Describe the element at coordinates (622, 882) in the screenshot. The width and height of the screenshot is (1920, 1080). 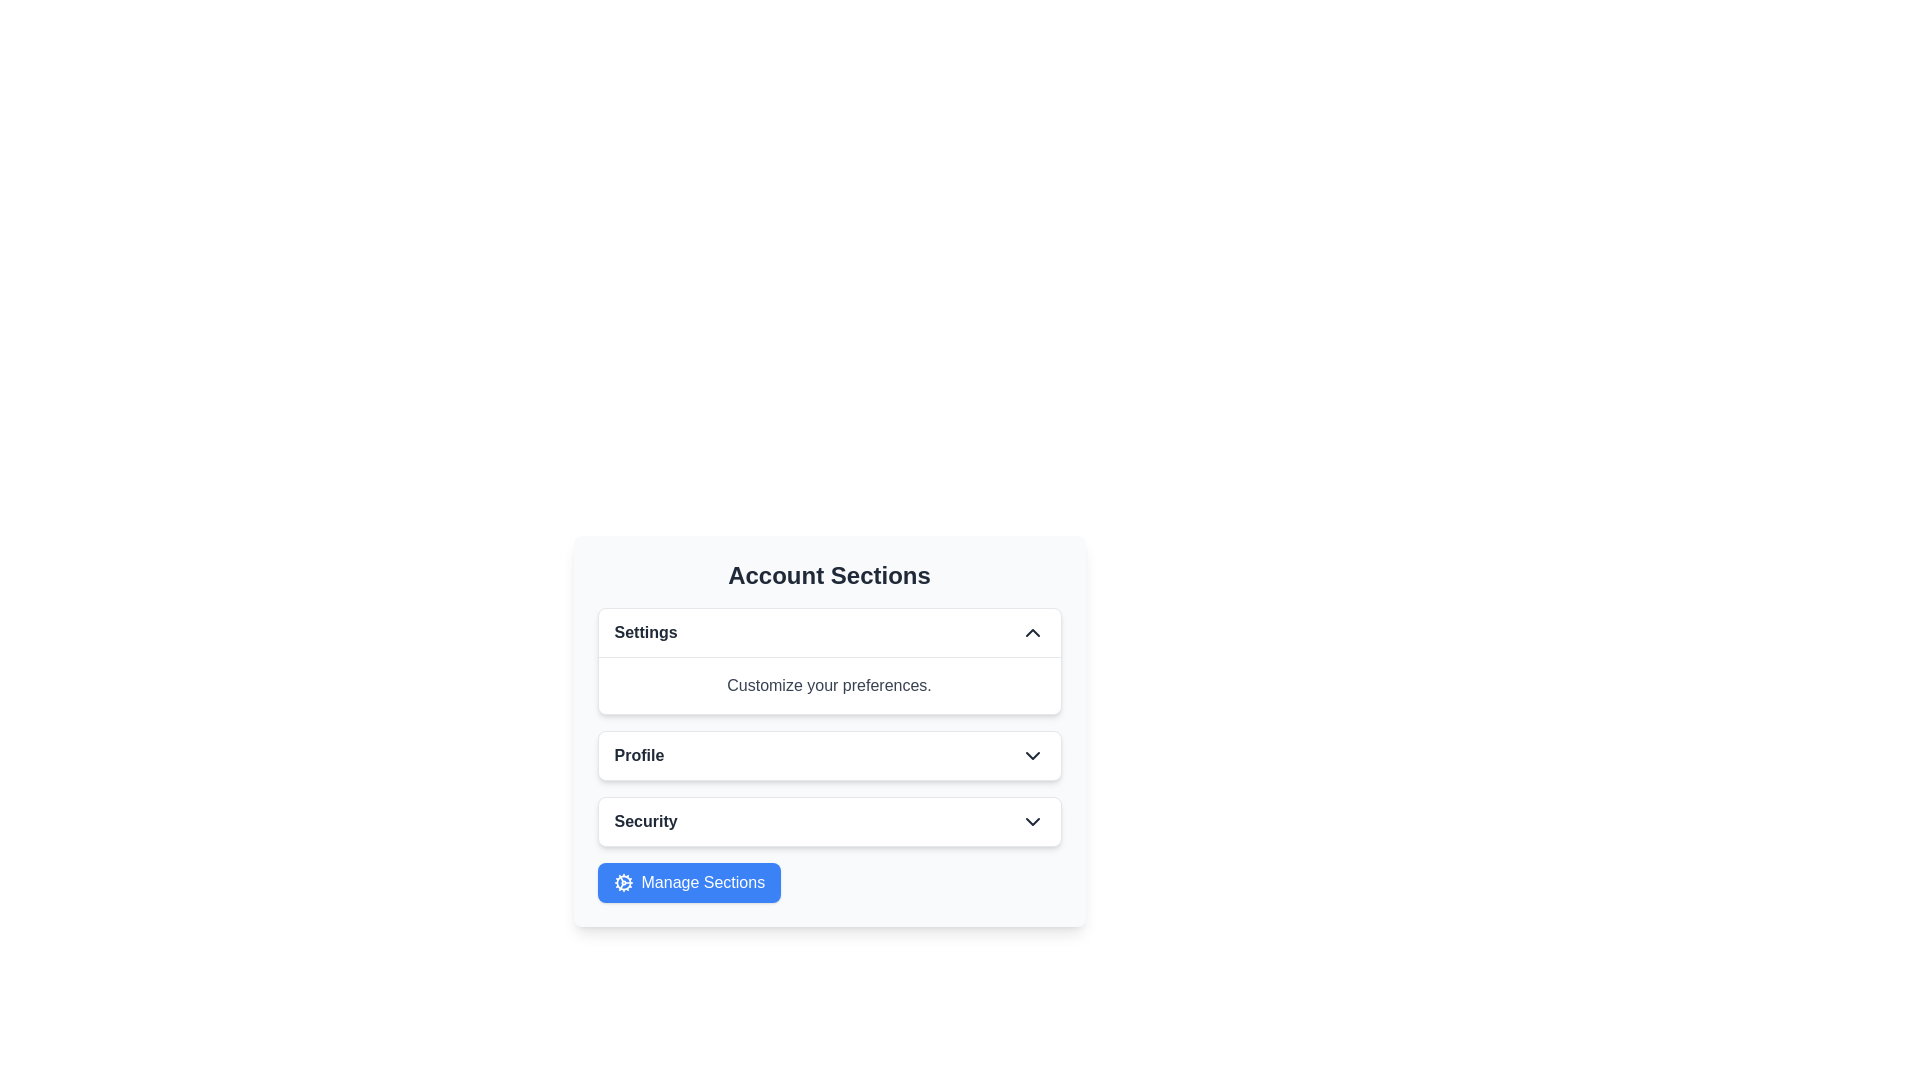
I see `the outer circumference of the cogwheel icon, which represents a settings or configuration functionality` at that location.